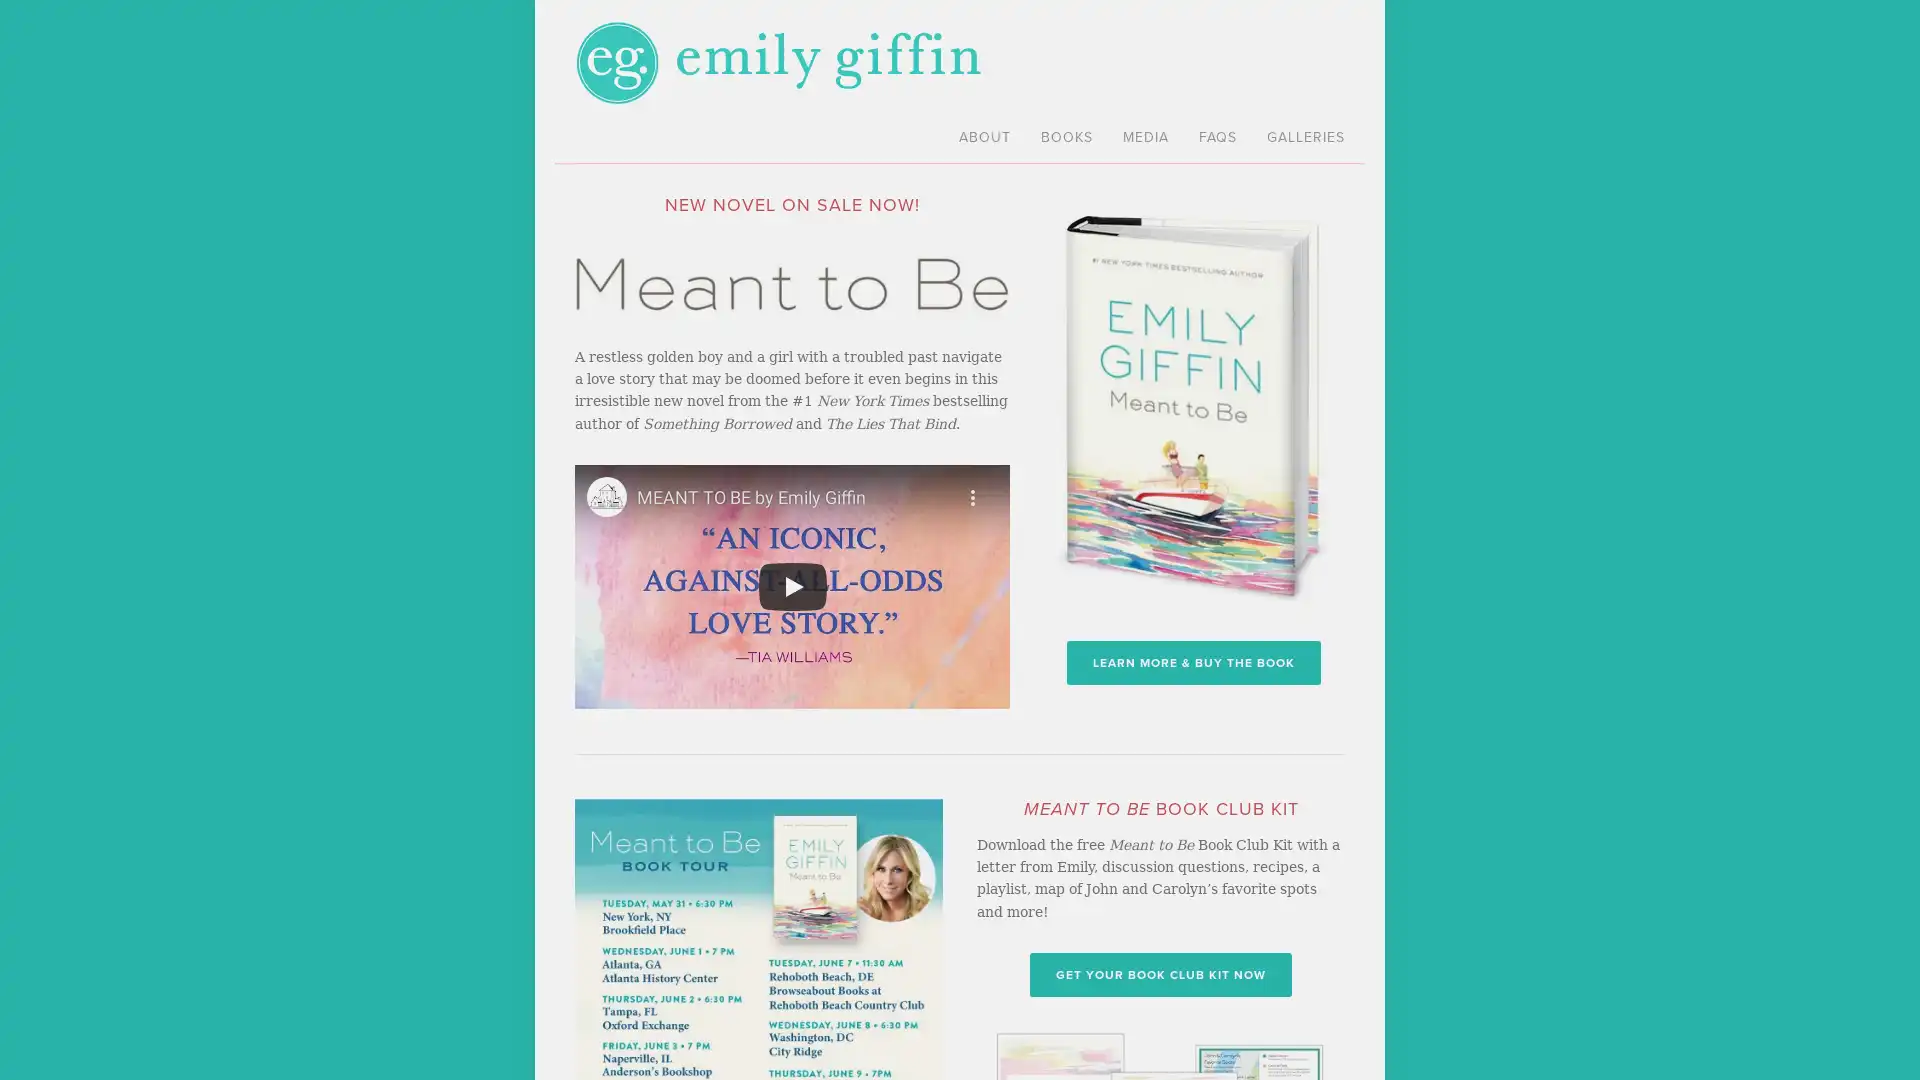 This screenshot has height=1080, width=1920. I want to click on Sign me up!, so click(1121, 566).